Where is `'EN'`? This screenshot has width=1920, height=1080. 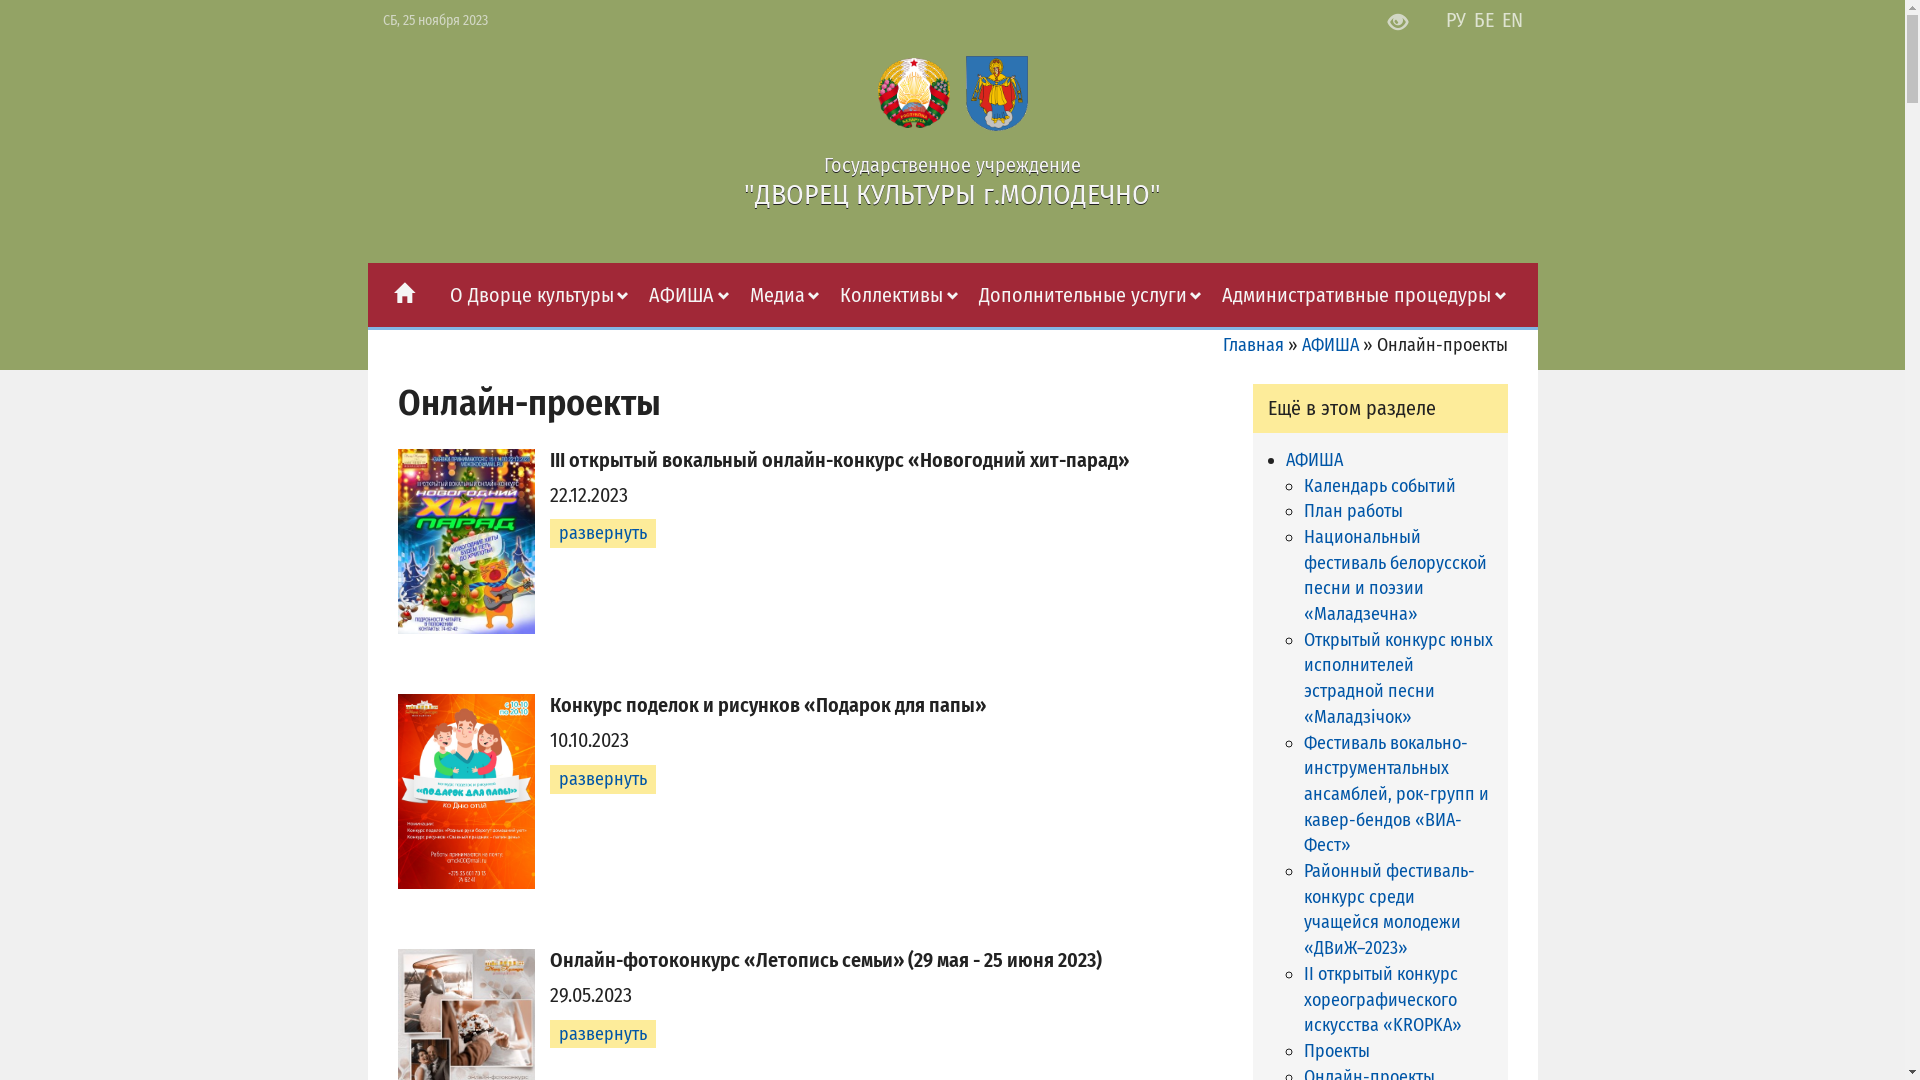
'EN' is located at coordinates (1512, 19).